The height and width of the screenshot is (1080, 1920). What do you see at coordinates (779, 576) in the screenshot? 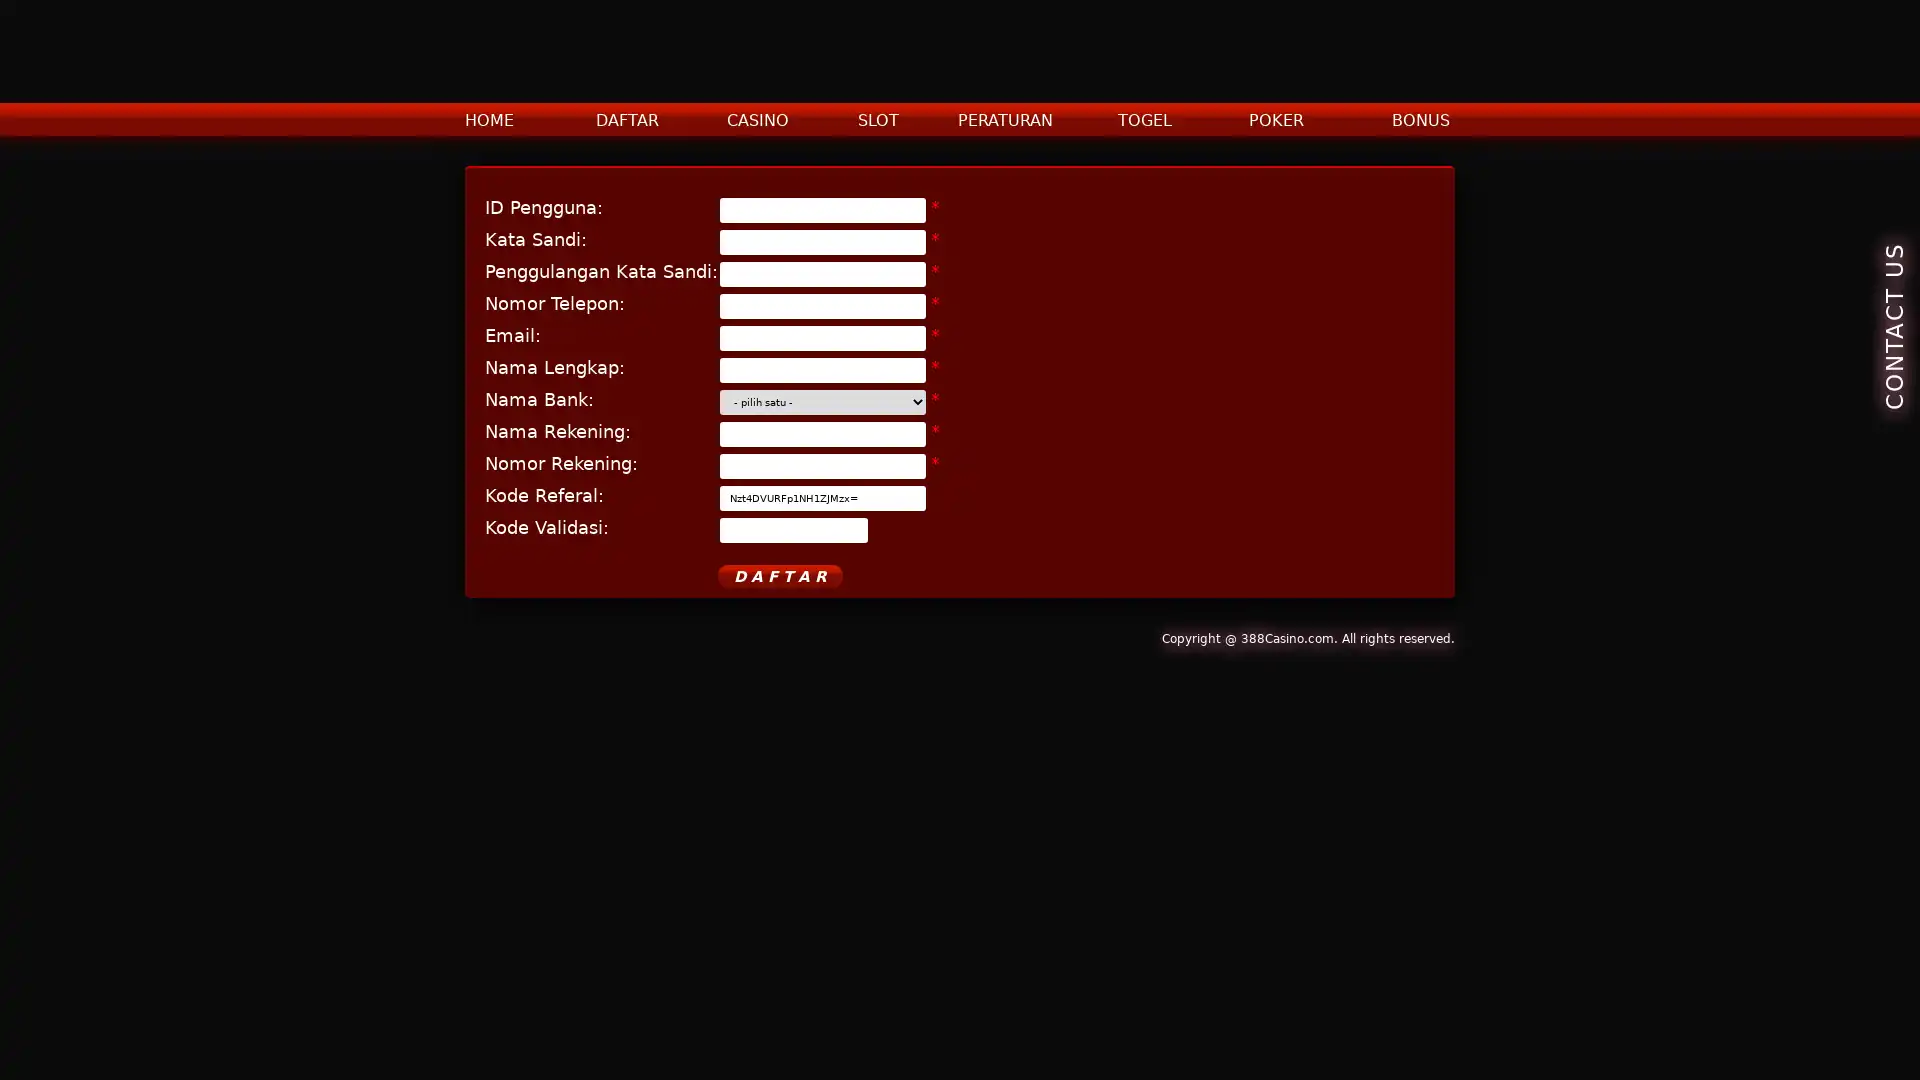
I see `D A F T A R` at bounding box center [779, 576].